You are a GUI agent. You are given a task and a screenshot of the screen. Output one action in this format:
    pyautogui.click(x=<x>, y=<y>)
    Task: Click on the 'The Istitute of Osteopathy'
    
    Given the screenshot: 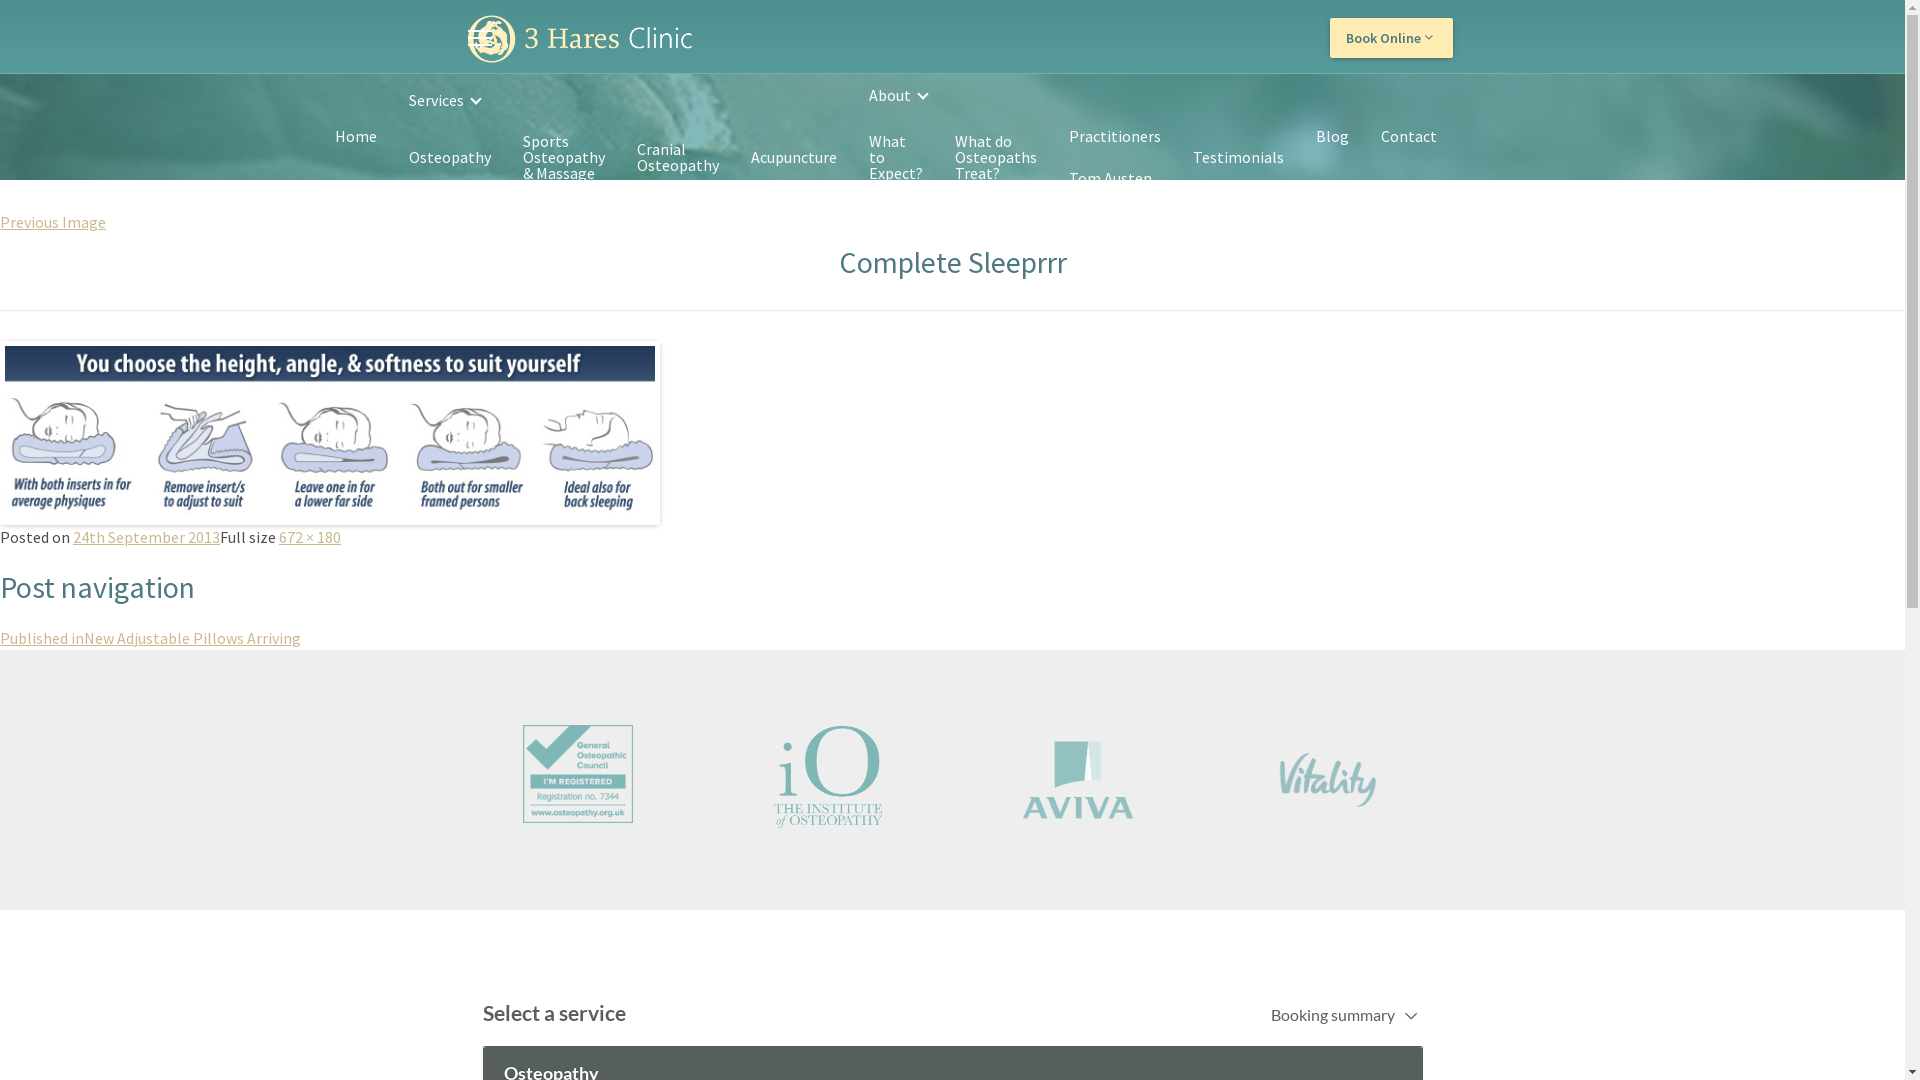 What is the action you would take?
    pyautogui.click(x=718, y=775)
    